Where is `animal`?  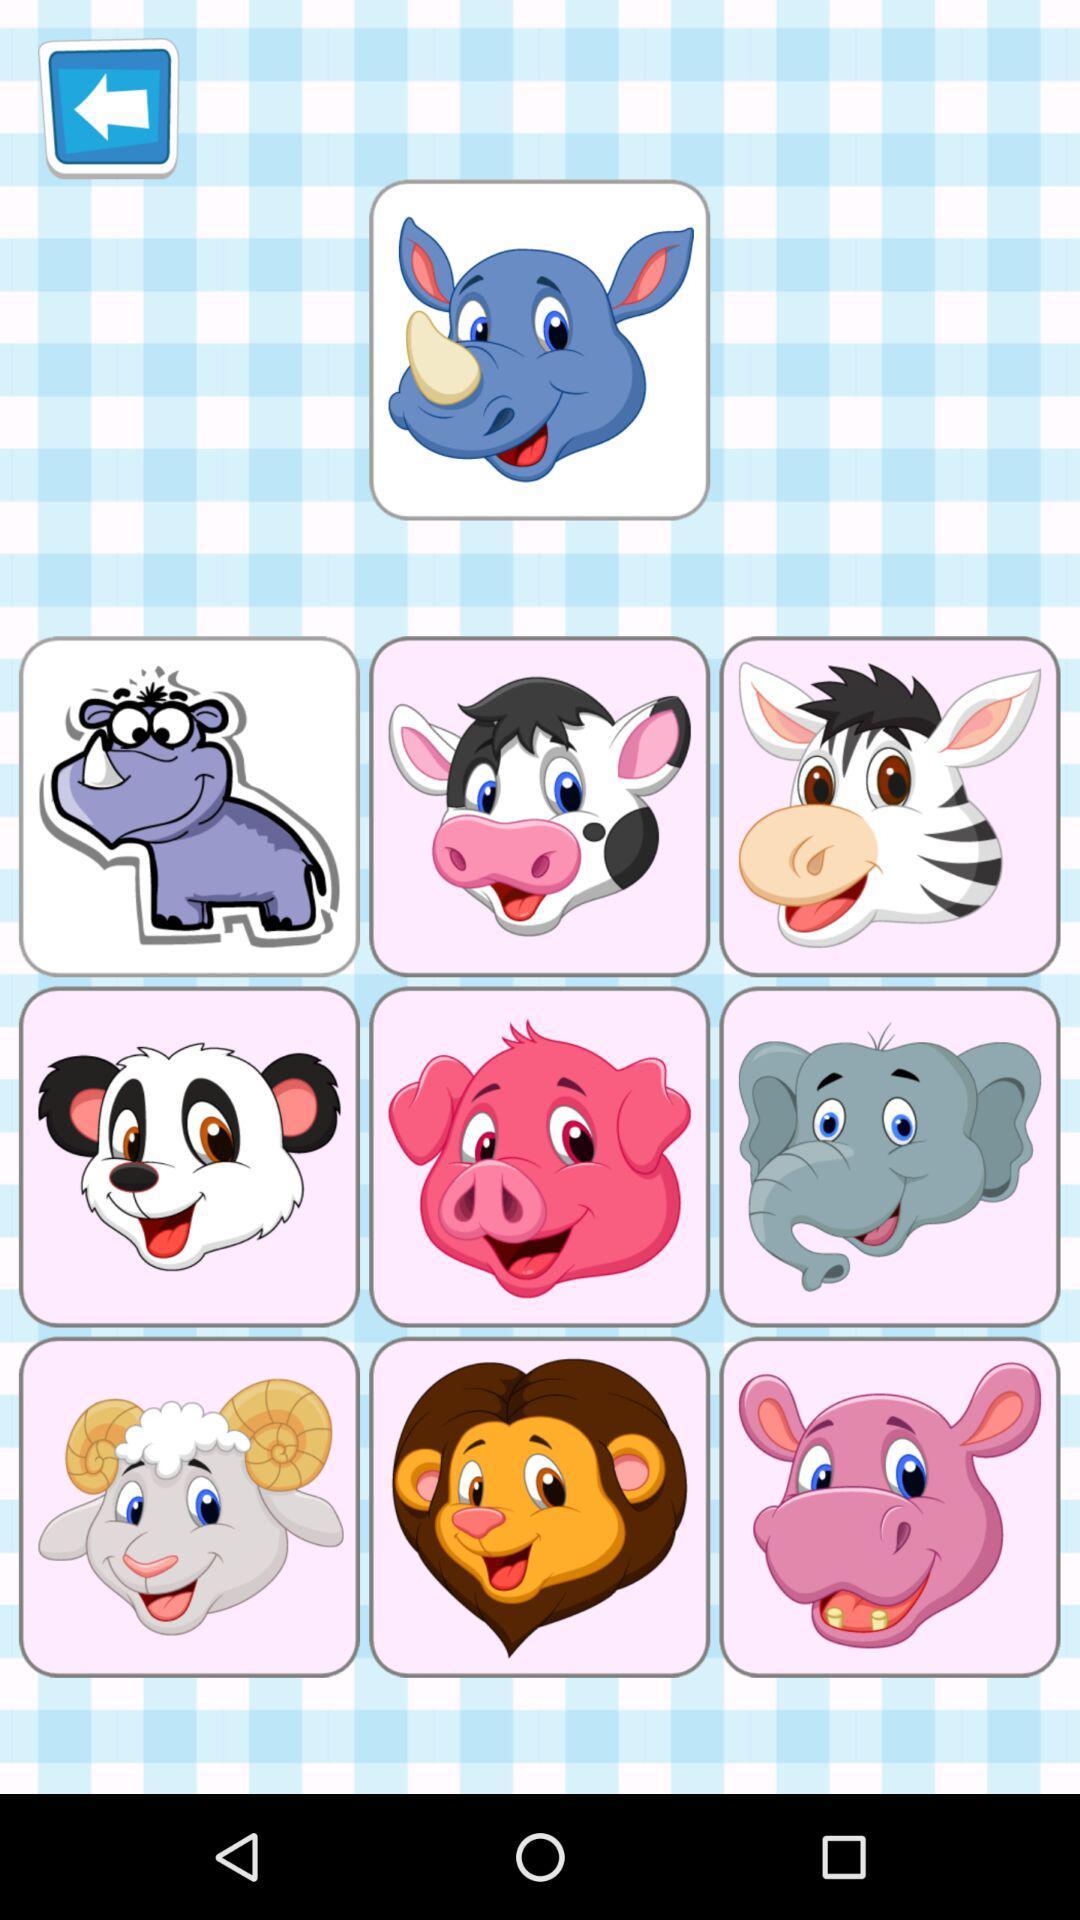
animal is located at coordinates (538, 349).